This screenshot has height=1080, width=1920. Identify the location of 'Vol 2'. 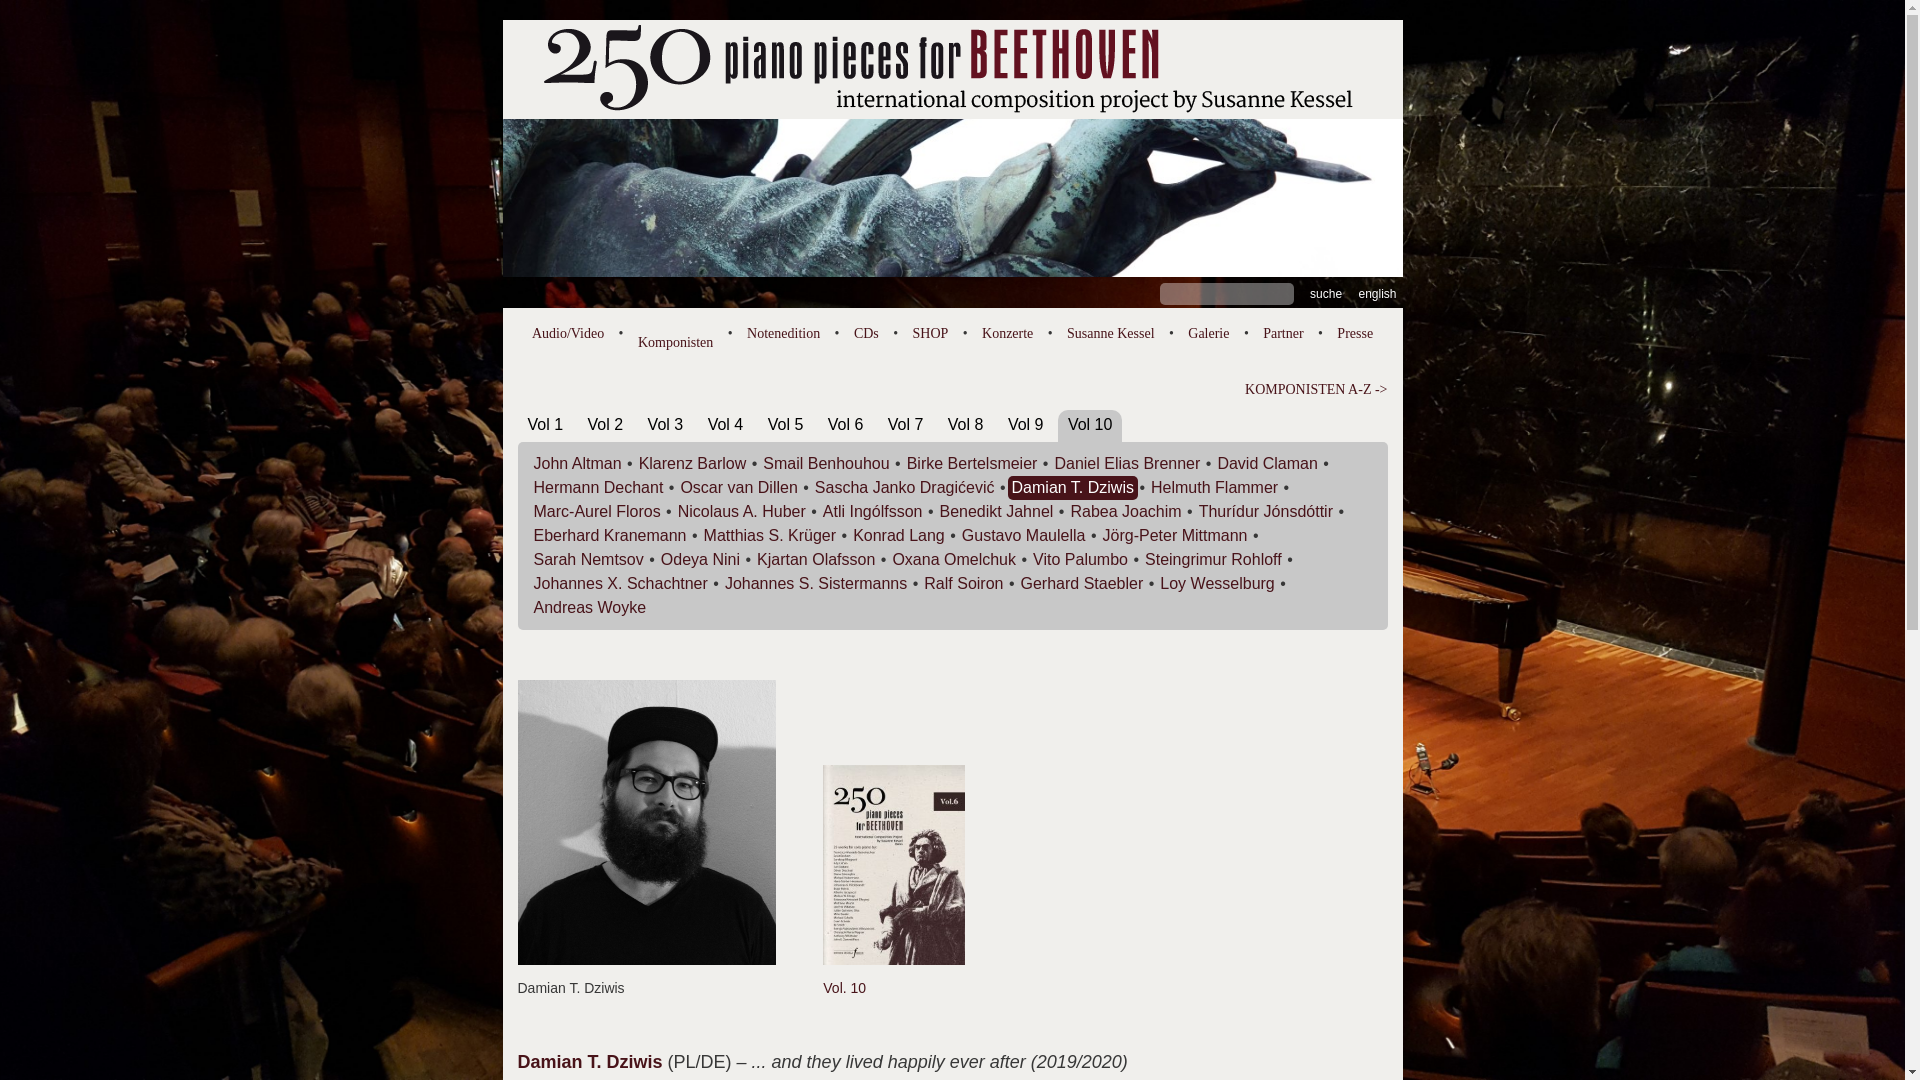
(604, 423).